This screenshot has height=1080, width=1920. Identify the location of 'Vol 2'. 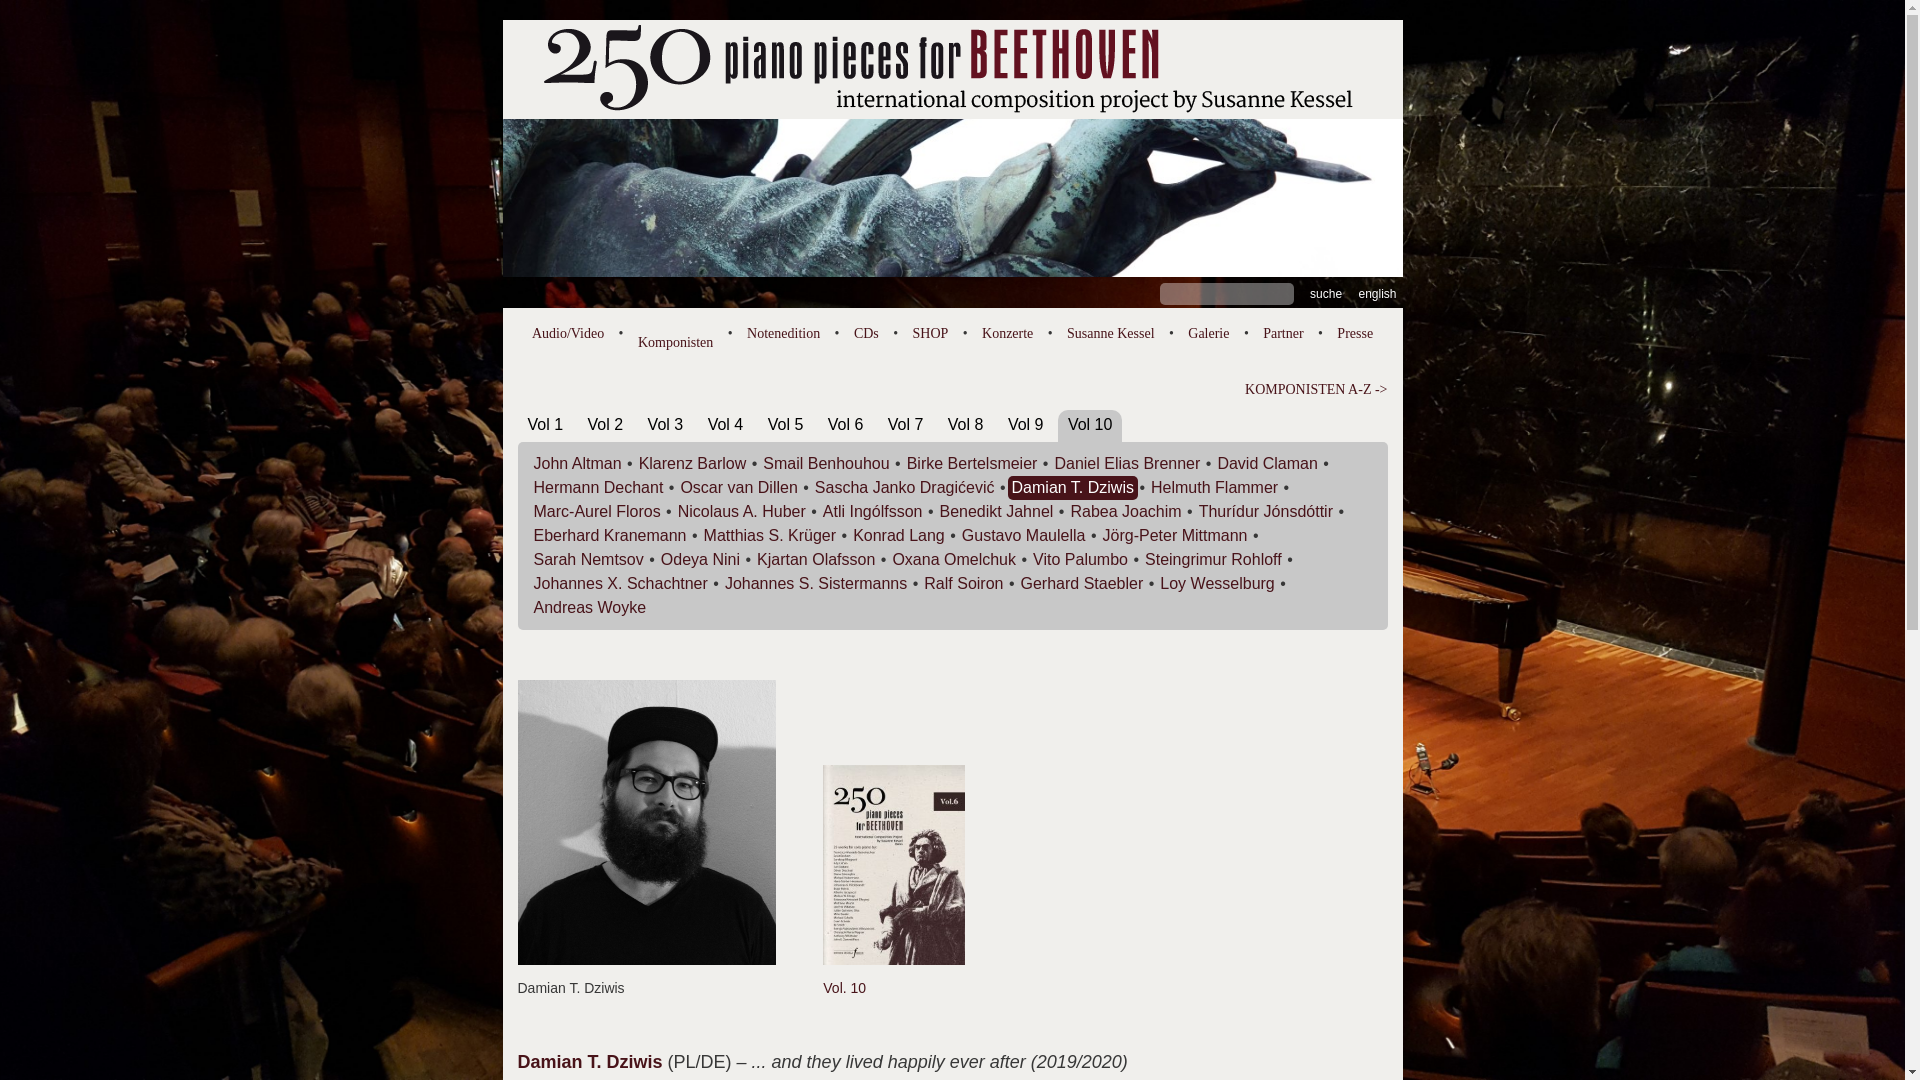
(604, 423).